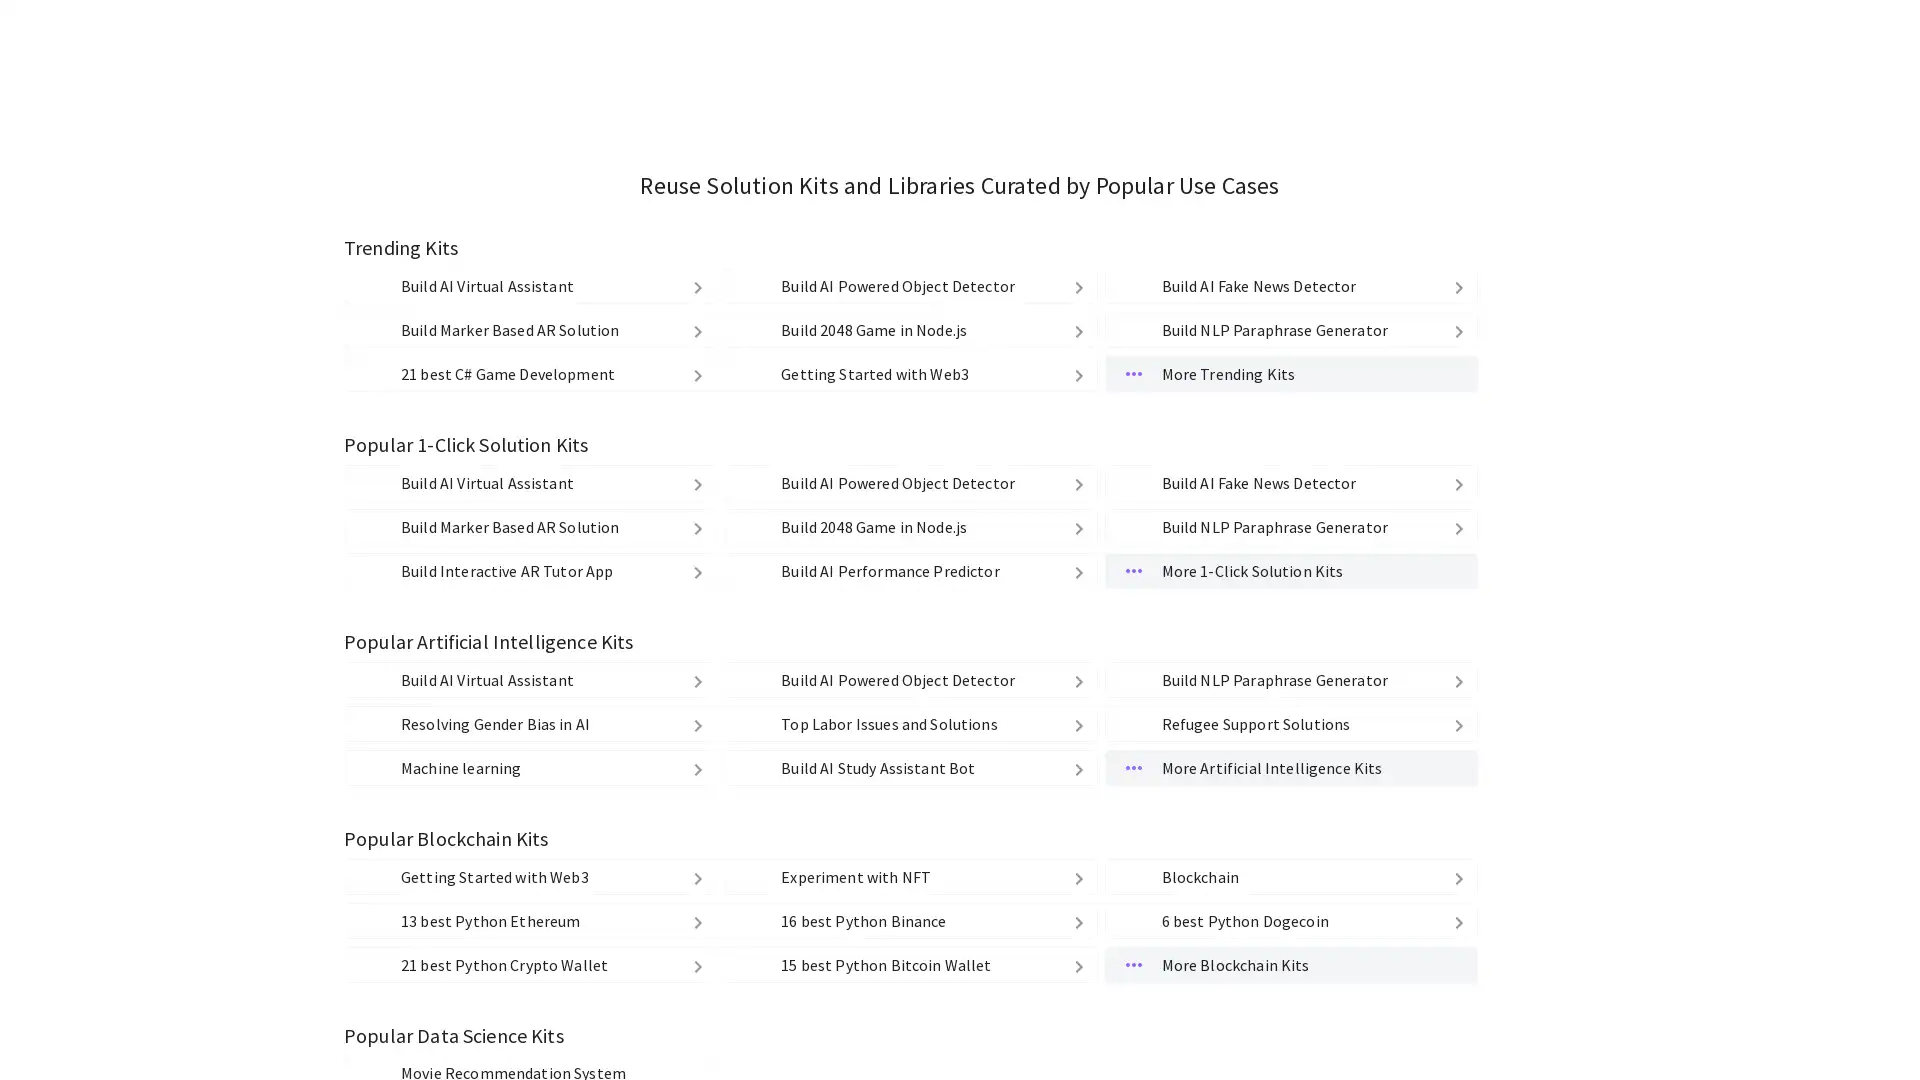 Image resolution: width=1920 pixels, height=1080 pixels. What do you see at coordinates (1458, 789) in the screenshot?
I see `delete` at bounding box center [1458, 789].